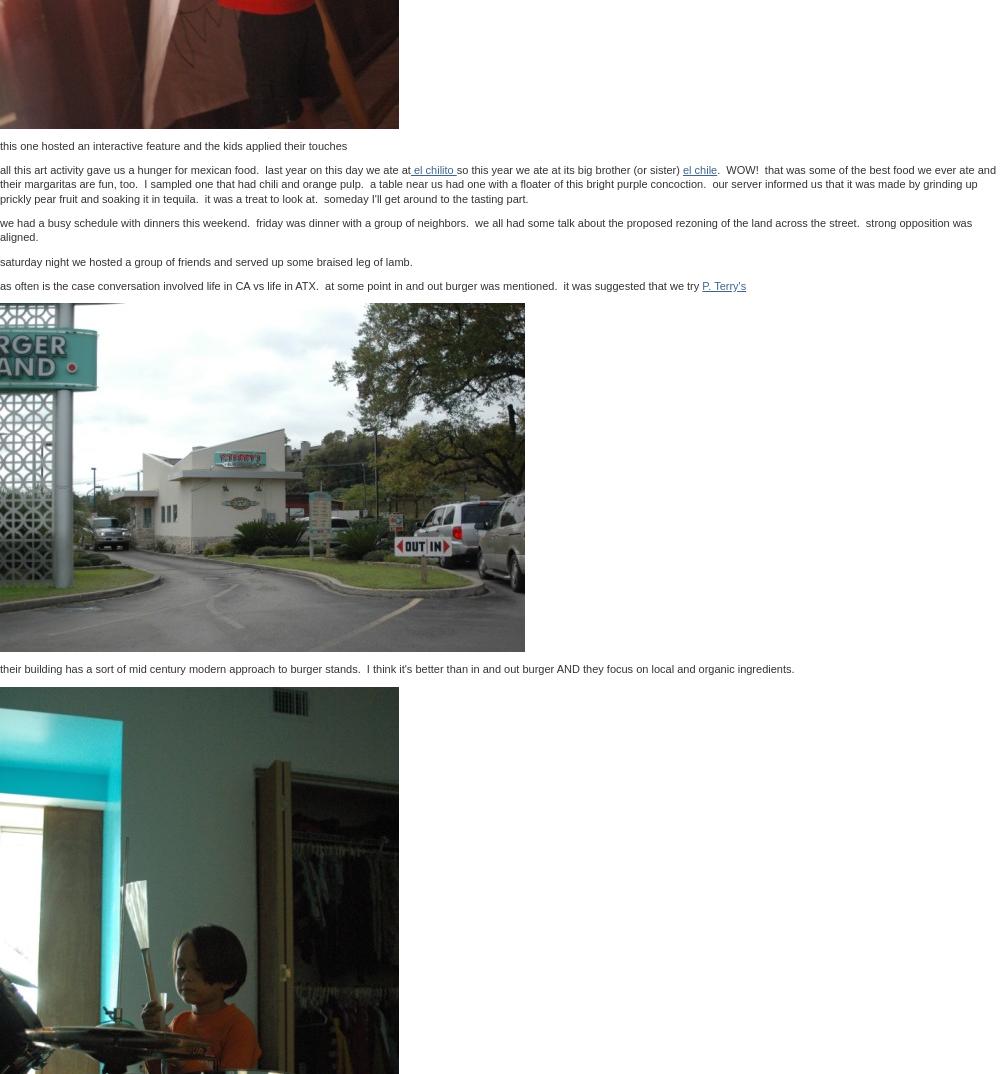 Image resolution: width=1000 pixels, height=1074 pixels. What do you see at coordinates (173, 143) in the screenshot?
I see `'this one hosted an interactive feature and the kids applied their touches'` at bounding box center [173, 143].